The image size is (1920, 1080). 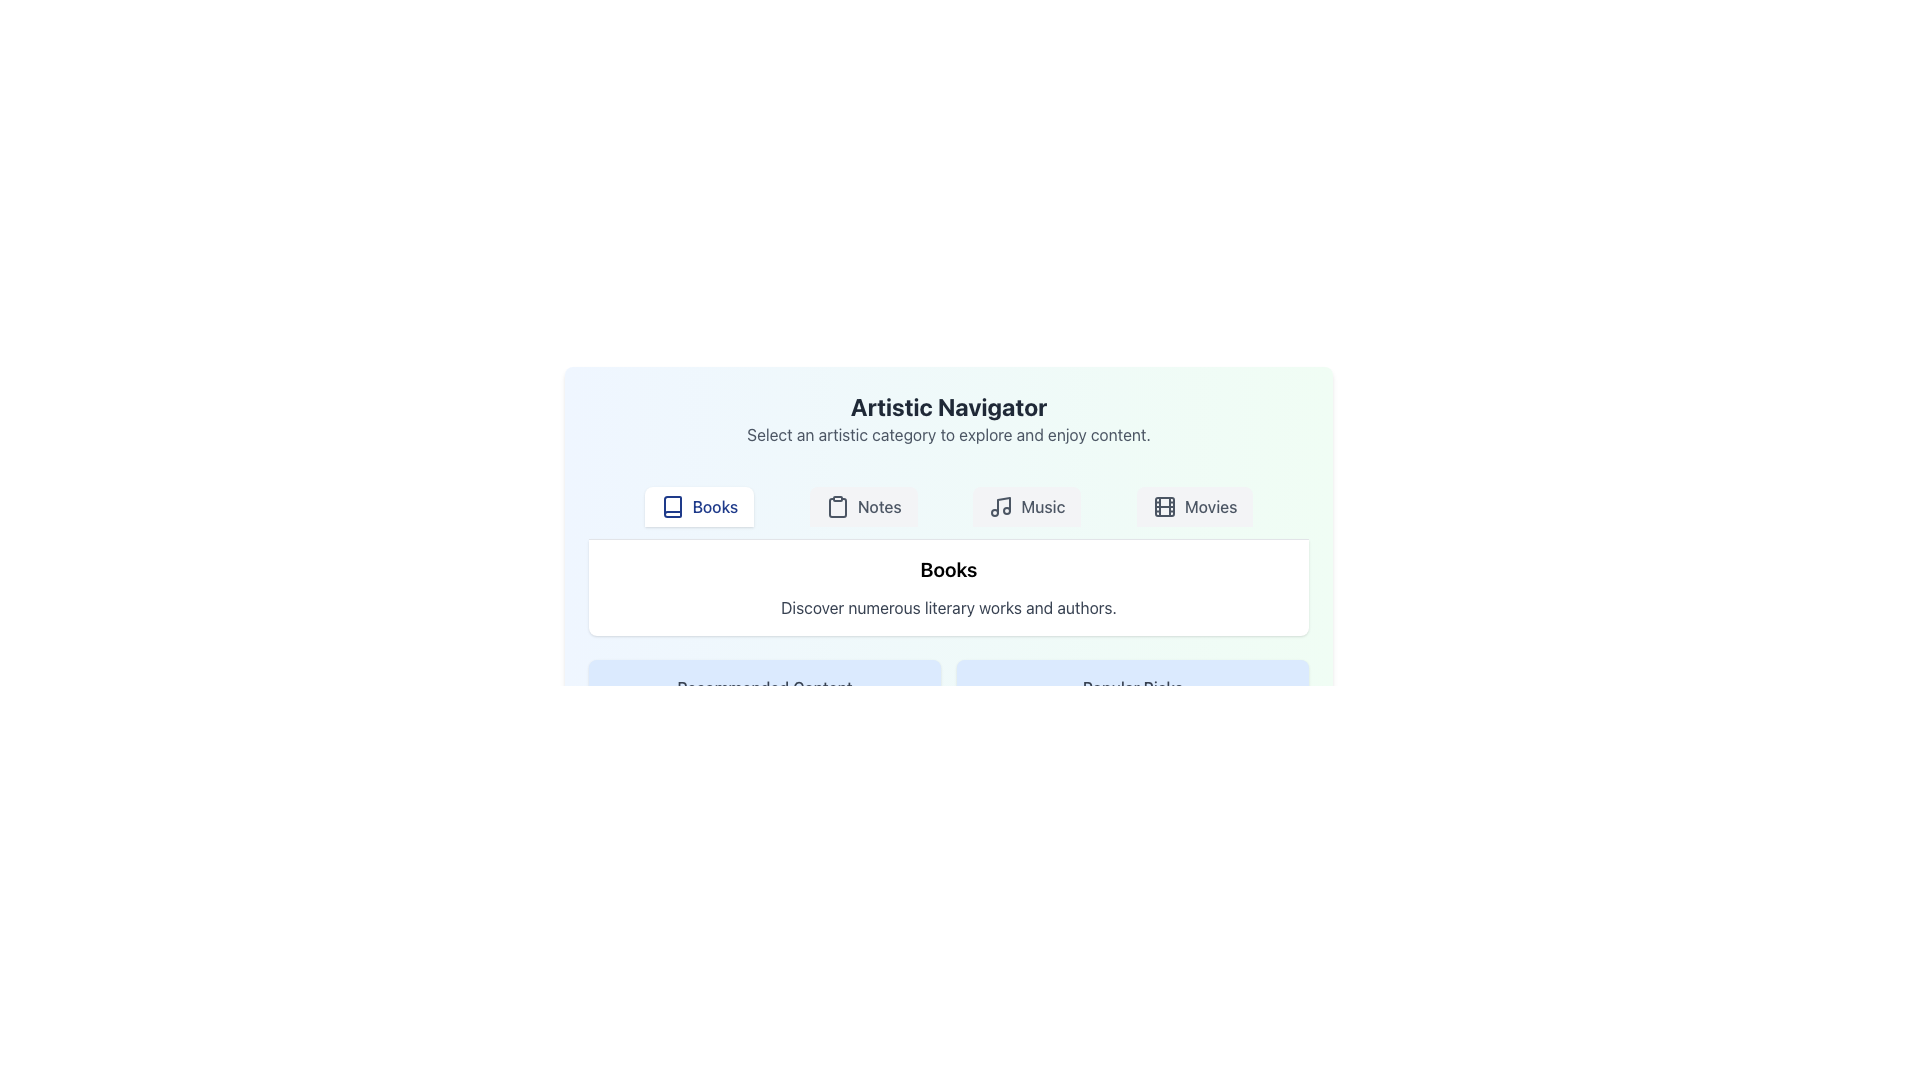 What do you see at coordinates (879, 505) in the screenshot?
I see `the 'Notes' category text label` at bounding box center [879, 505].